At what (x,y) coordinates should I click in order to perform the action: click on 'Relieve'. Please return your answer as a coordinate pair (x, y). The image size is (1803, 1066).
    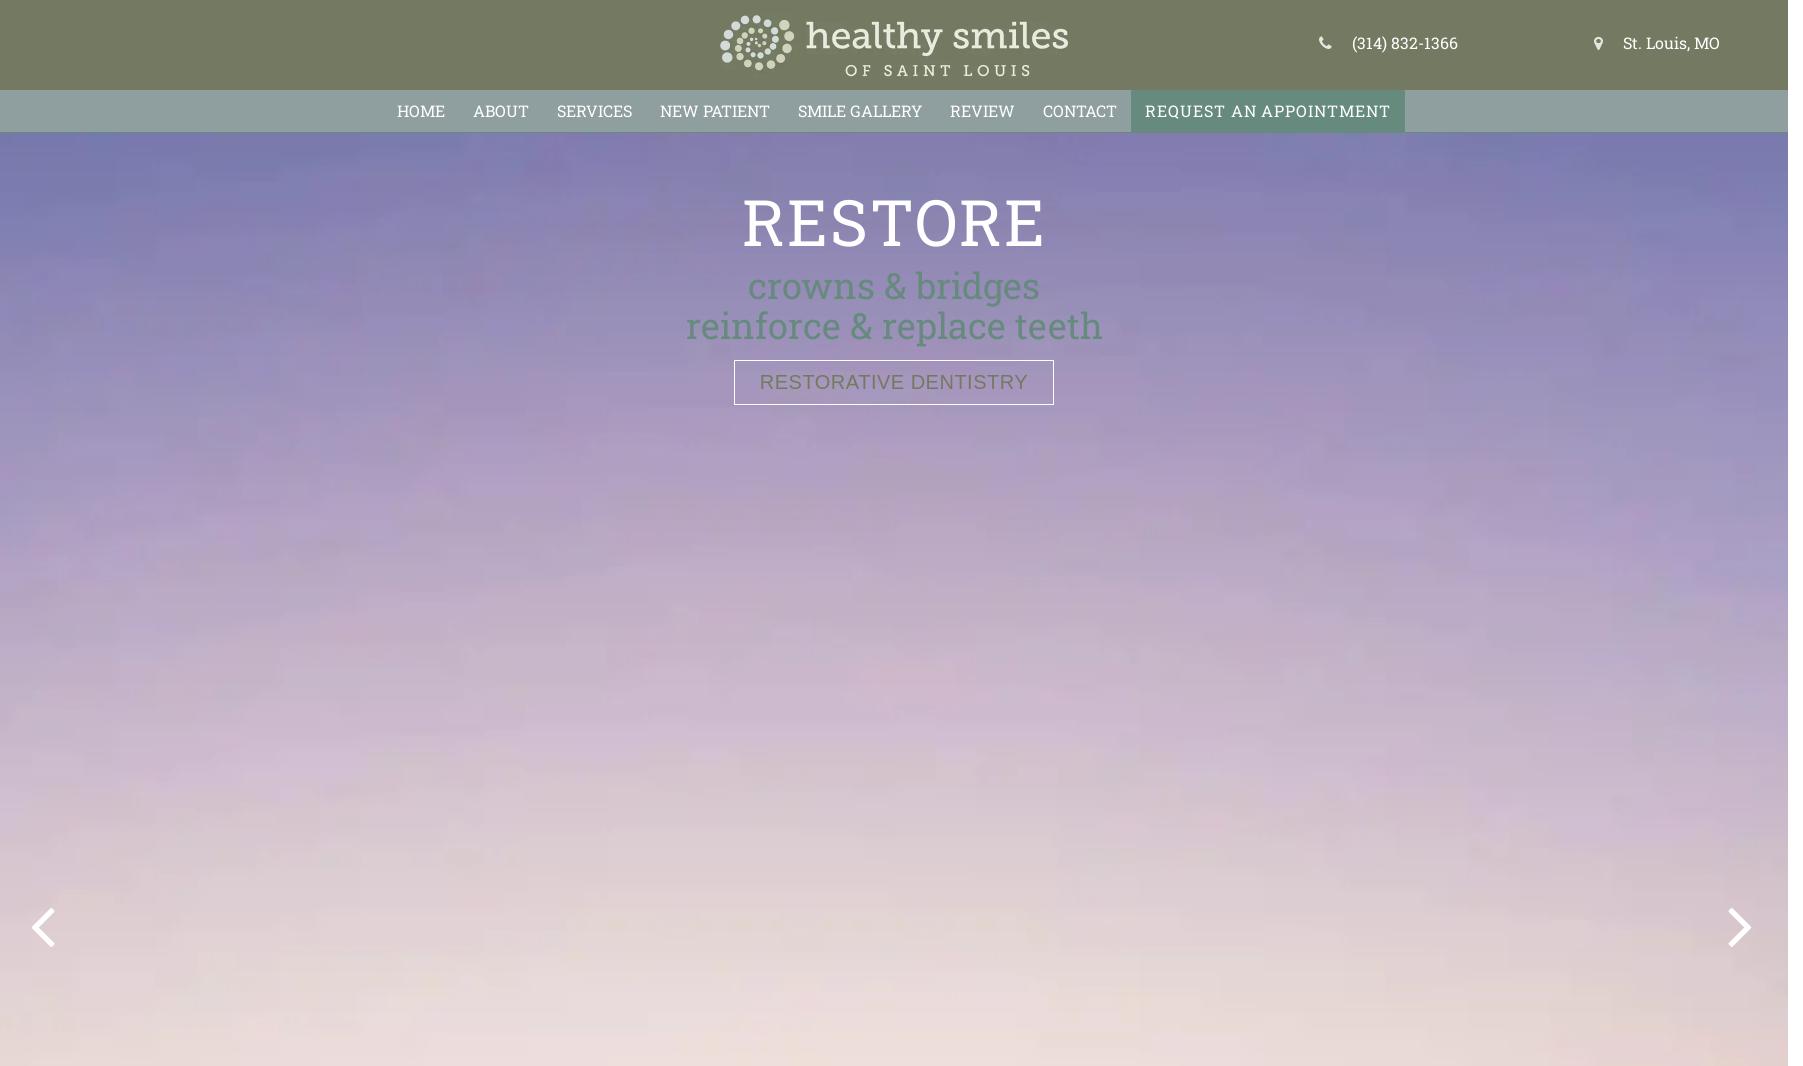
    Looking at the image, I should click on (892, 219).